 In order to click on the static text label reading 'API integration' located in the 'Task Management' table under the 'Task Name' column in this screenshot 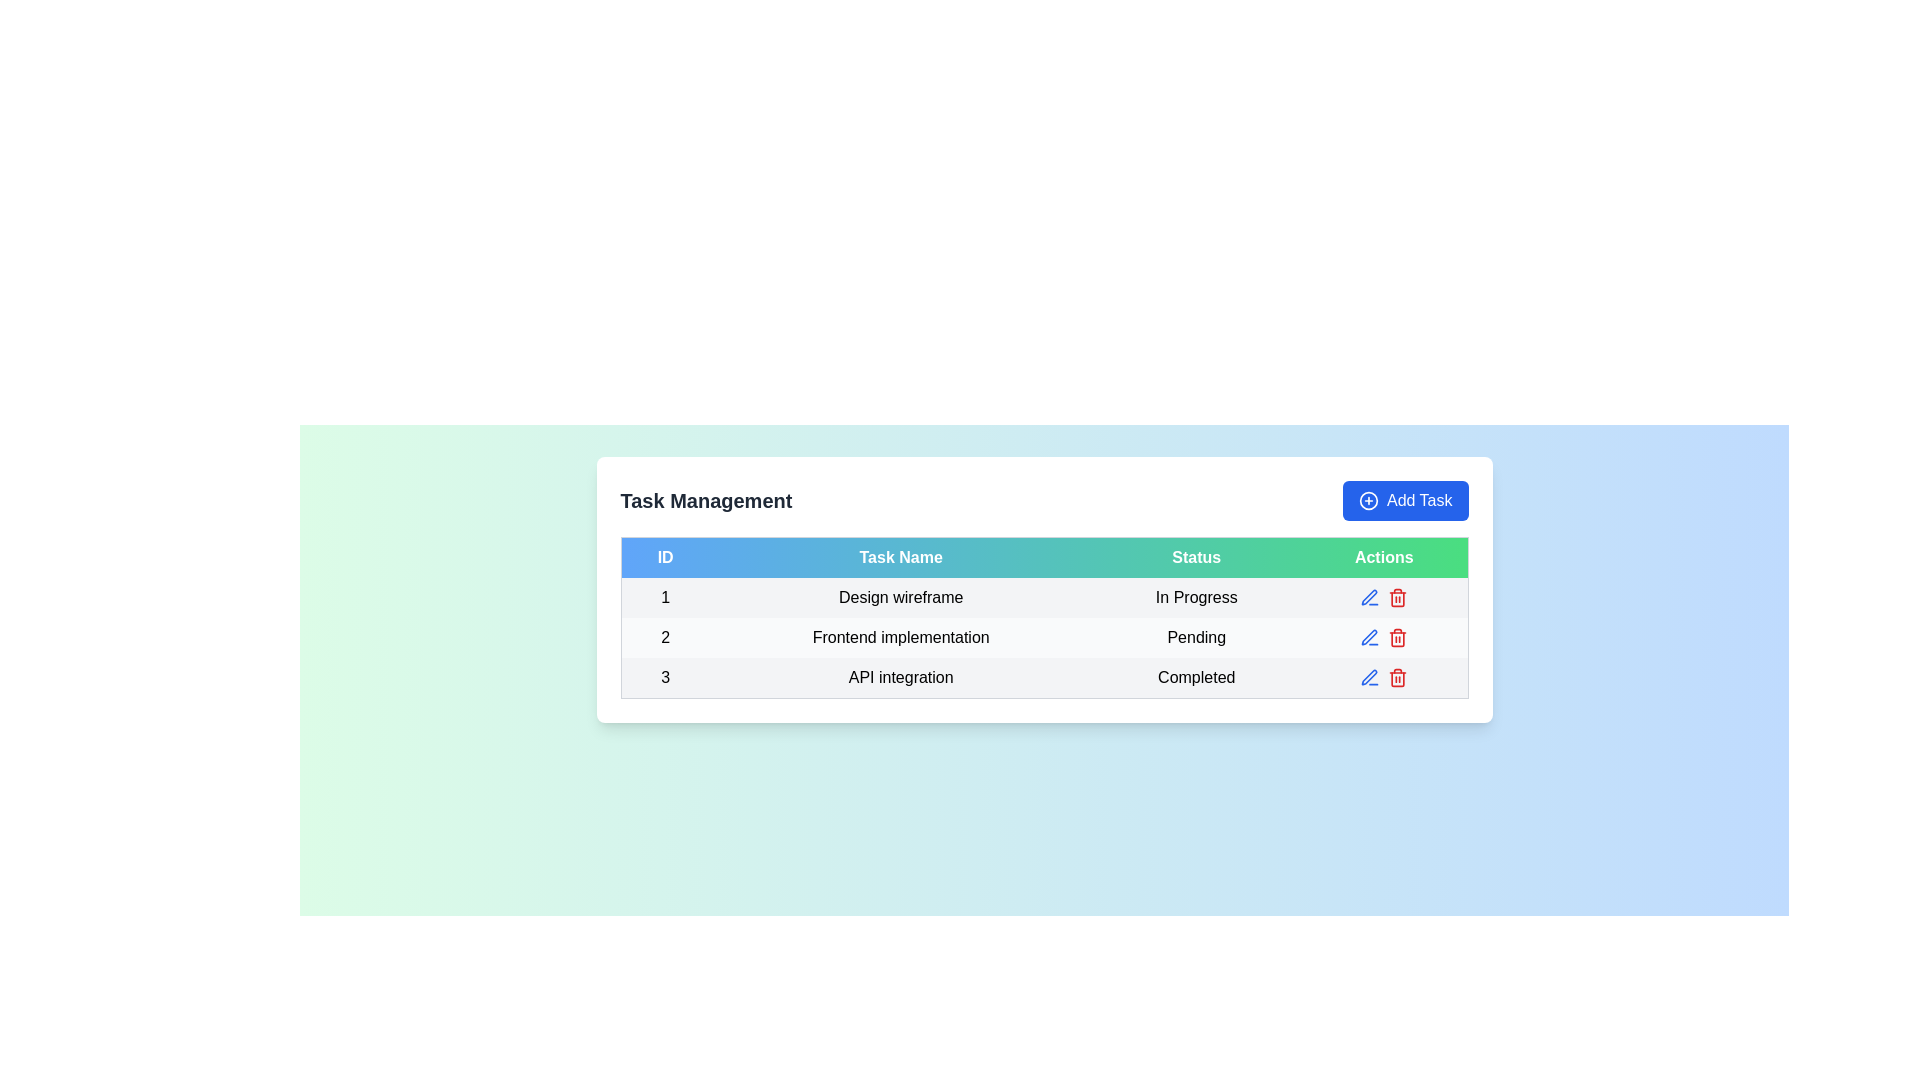, I will do `click(900, 677)`.